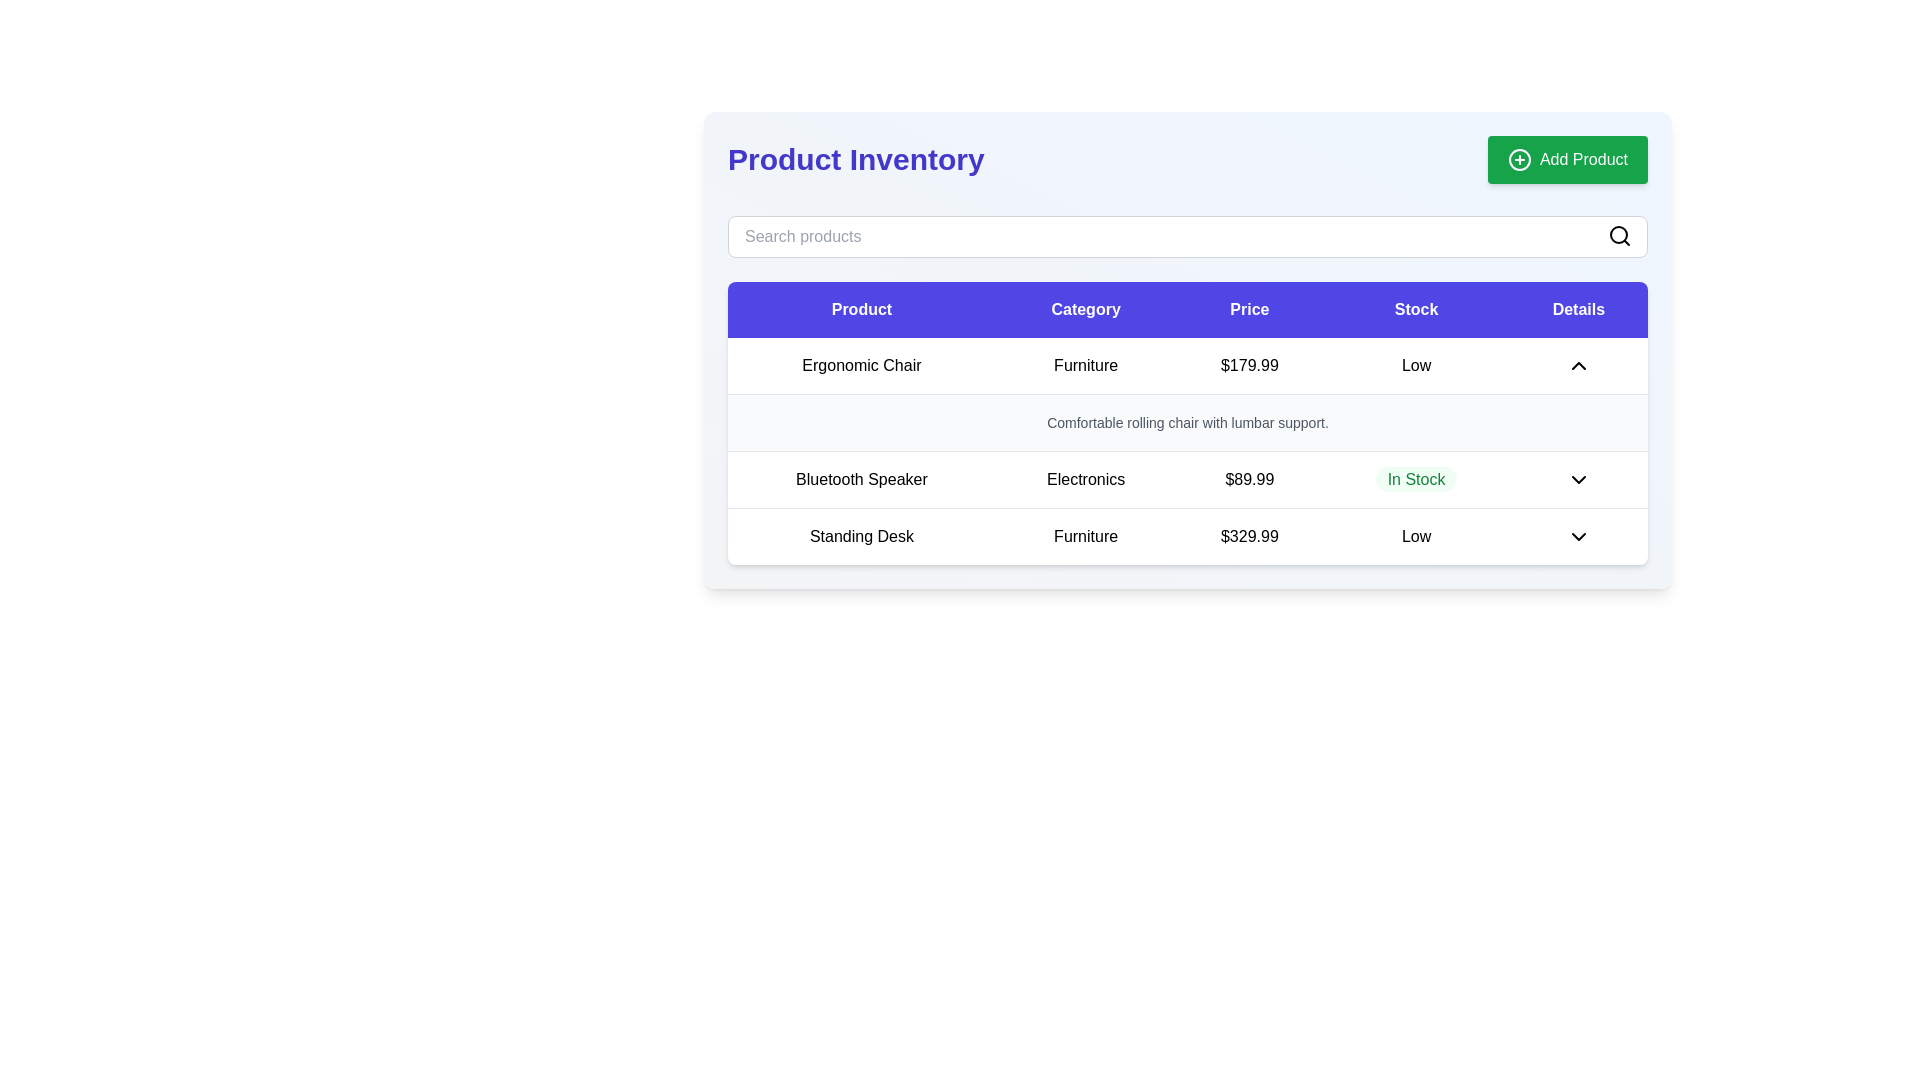 The height and width of the screenshot is (1080, 1920). What do you see at coordinates (1188, 422) in the screenshot?
I see `the text display area that describes 'Comfortable rolling chair with lumbar support.' in the product inventory table` at bounding box center [1188, 422].